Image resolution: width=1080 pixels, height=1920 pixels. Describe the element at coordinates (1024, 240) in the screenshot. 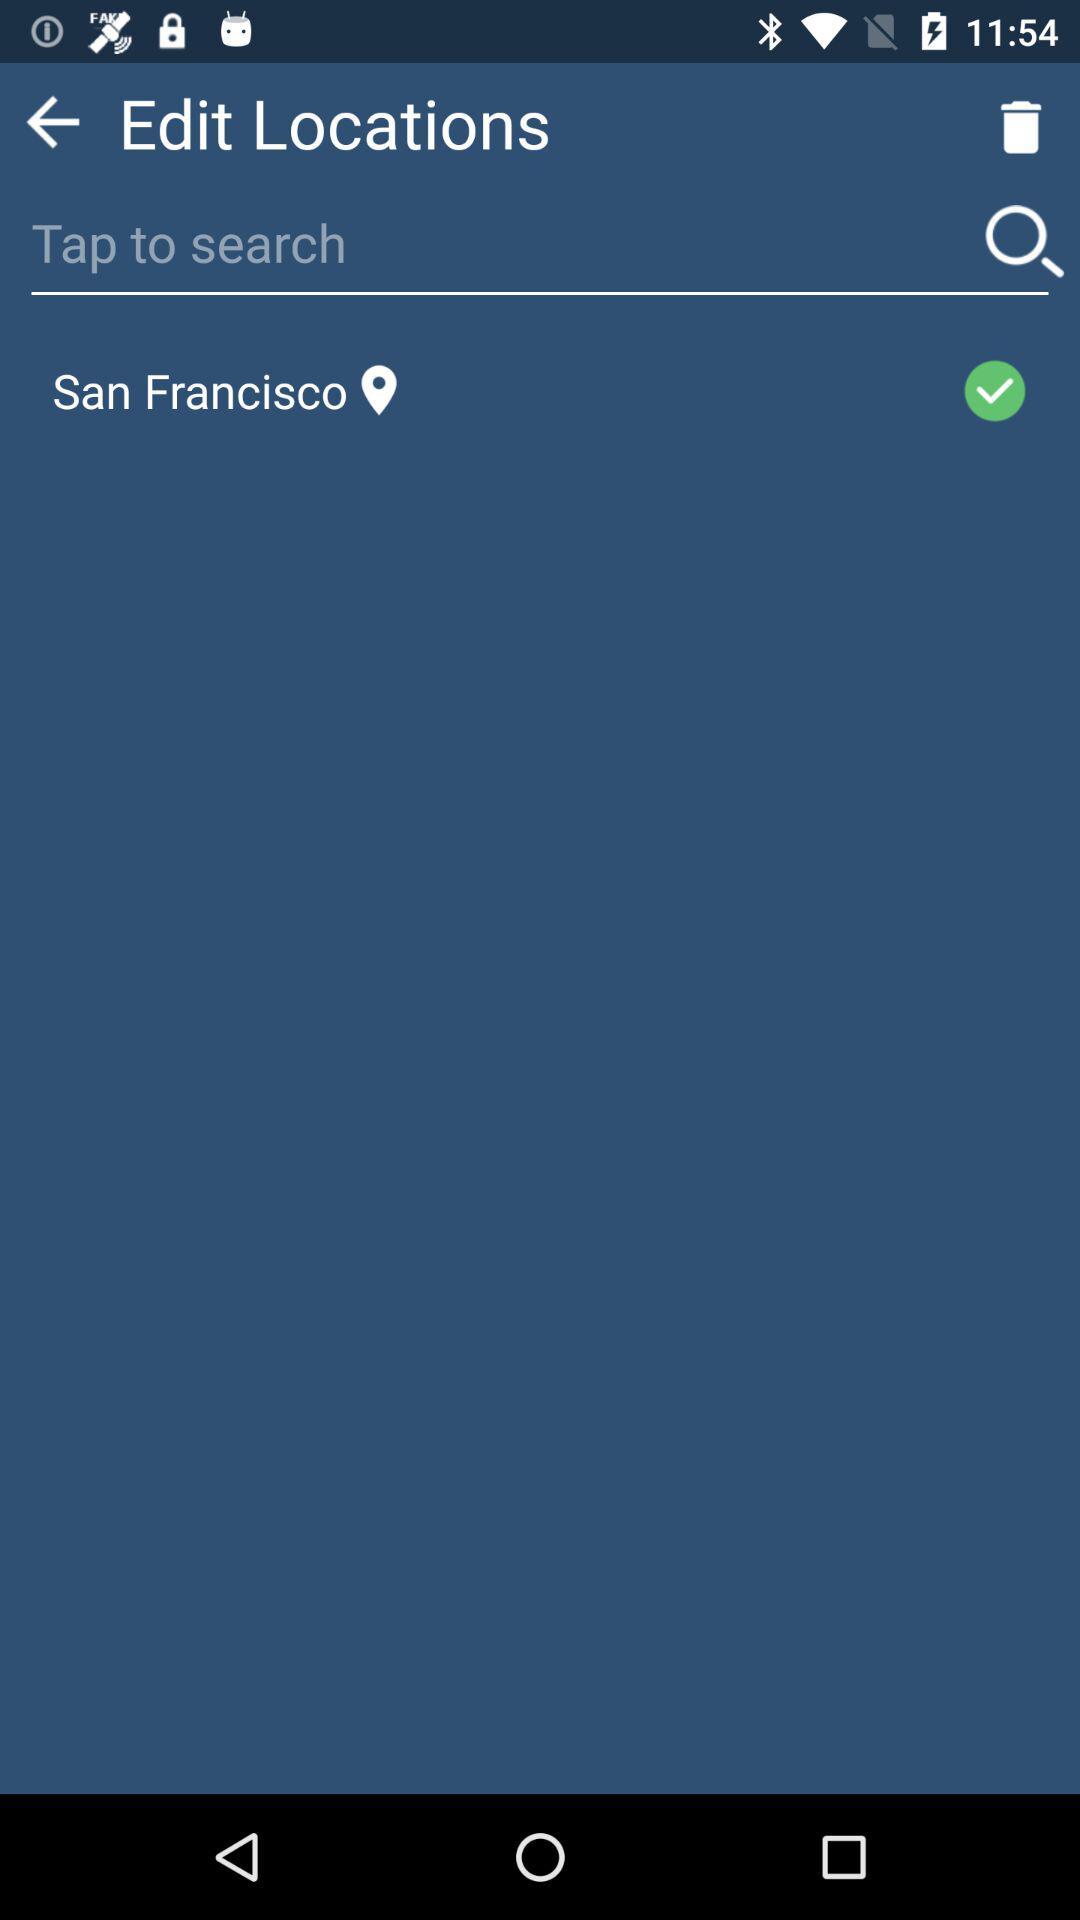

I see `the search icon` at that location.